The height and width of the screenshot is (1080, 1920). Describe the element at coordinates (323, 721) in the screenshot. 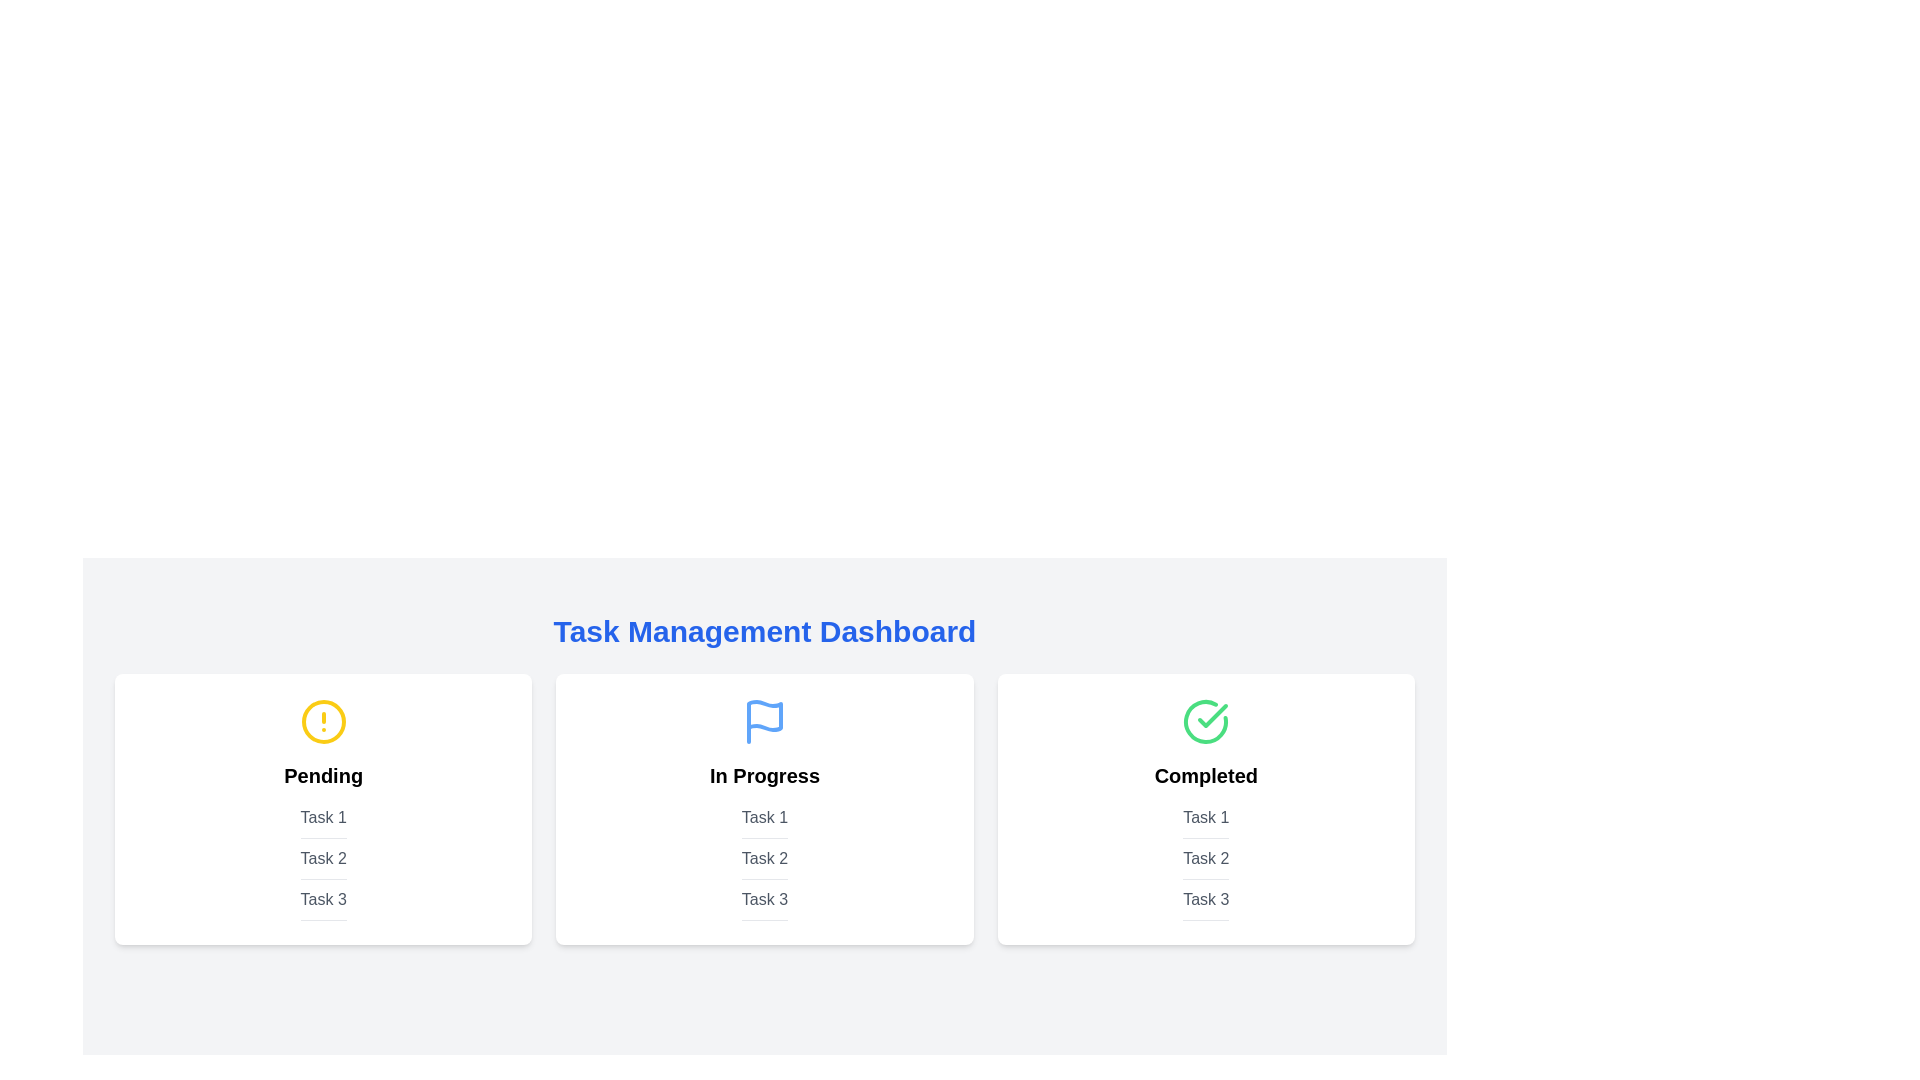

I see `the alert or notification icon located inside the 'Pending' card in the Task Management Dashboard, which is centered above the 'Pending' label` at that location.